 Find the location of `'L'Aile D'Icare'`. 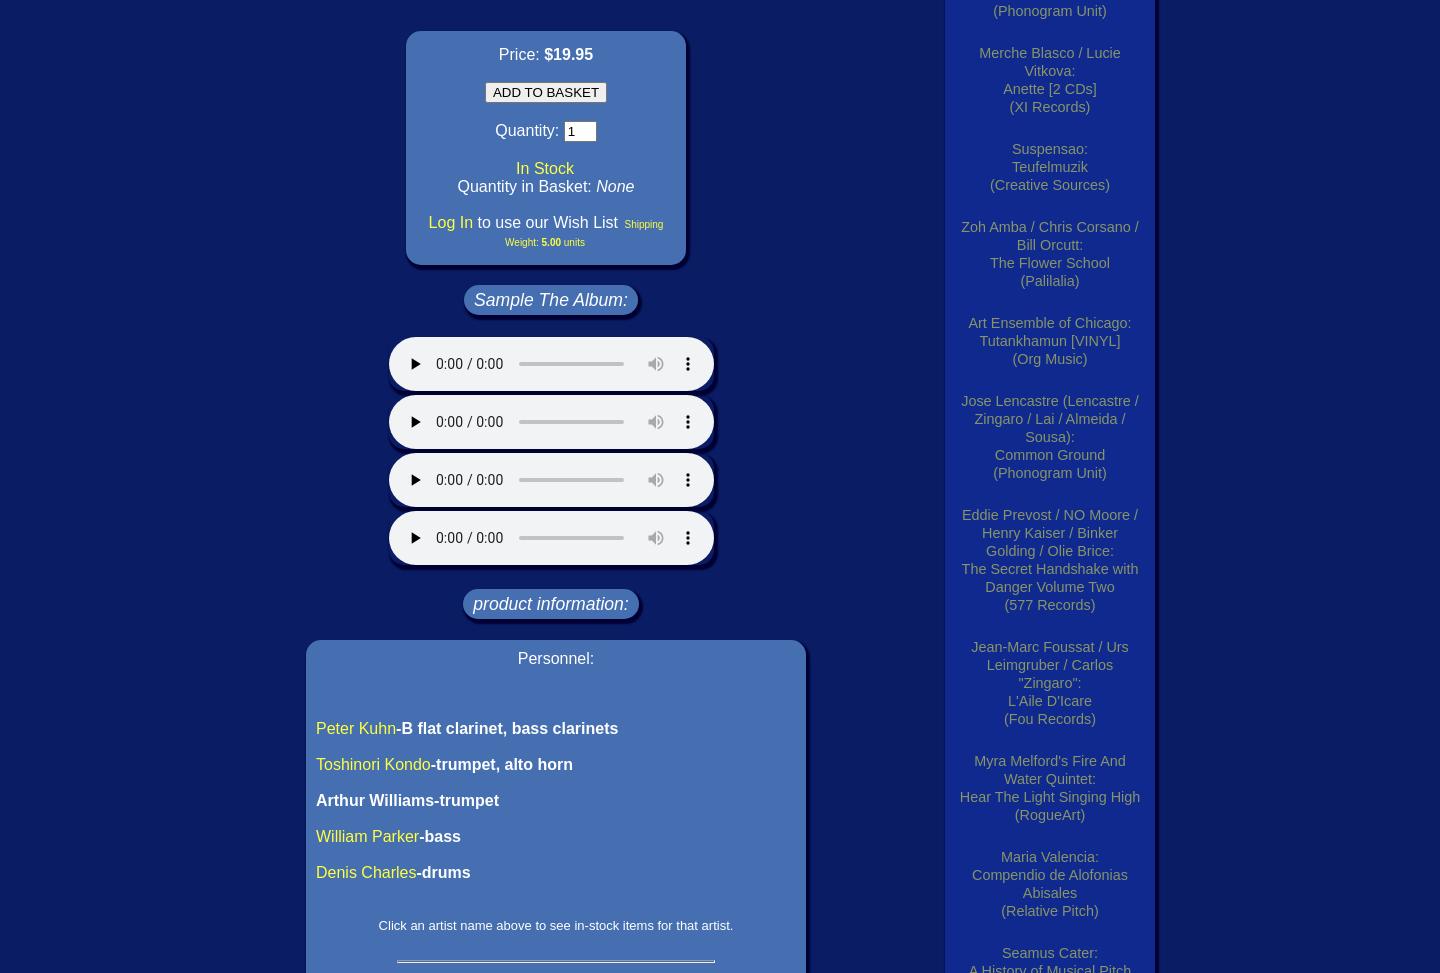

'L'Aile D'Icare' is located at coordinates (1049, 701).